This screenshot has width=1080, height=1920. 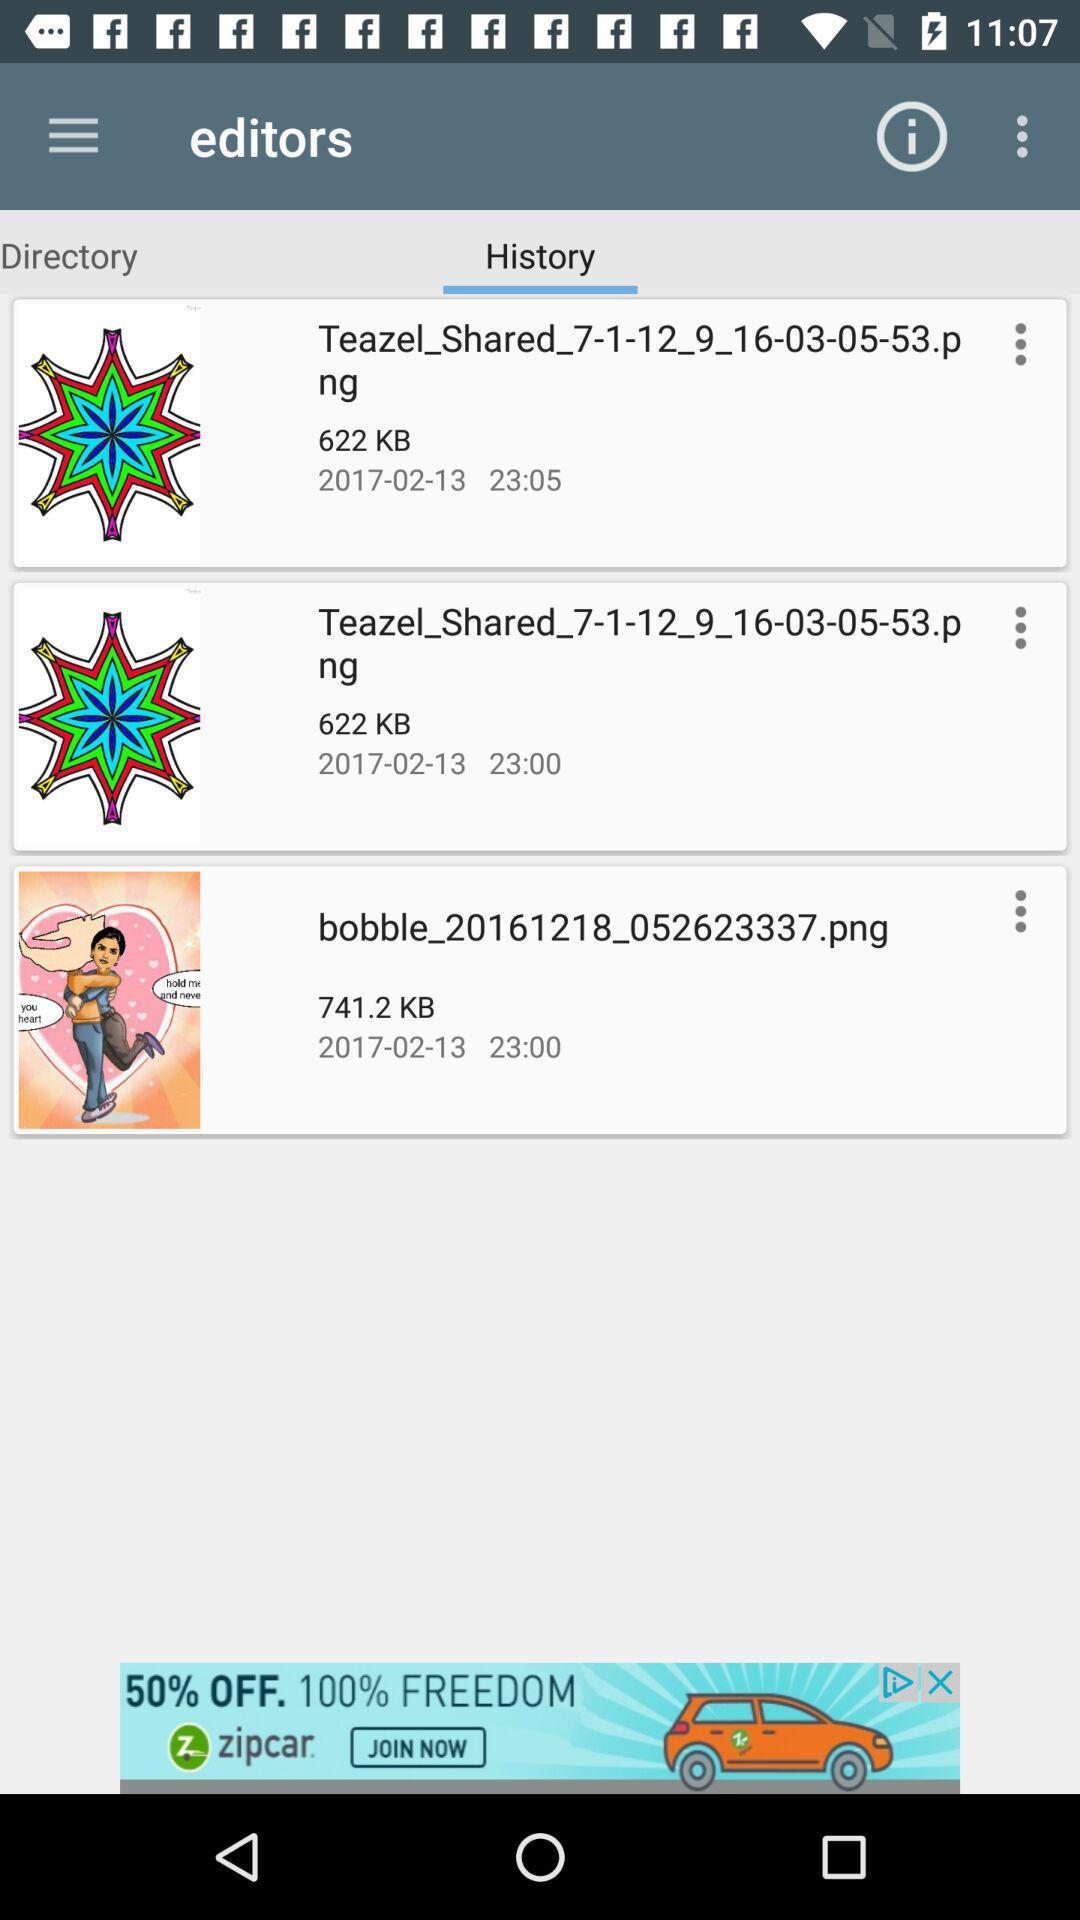 What do you see at coordinates (1016, 626) in the screenshot?
I see `more information` at bounding box center [1016, 626].